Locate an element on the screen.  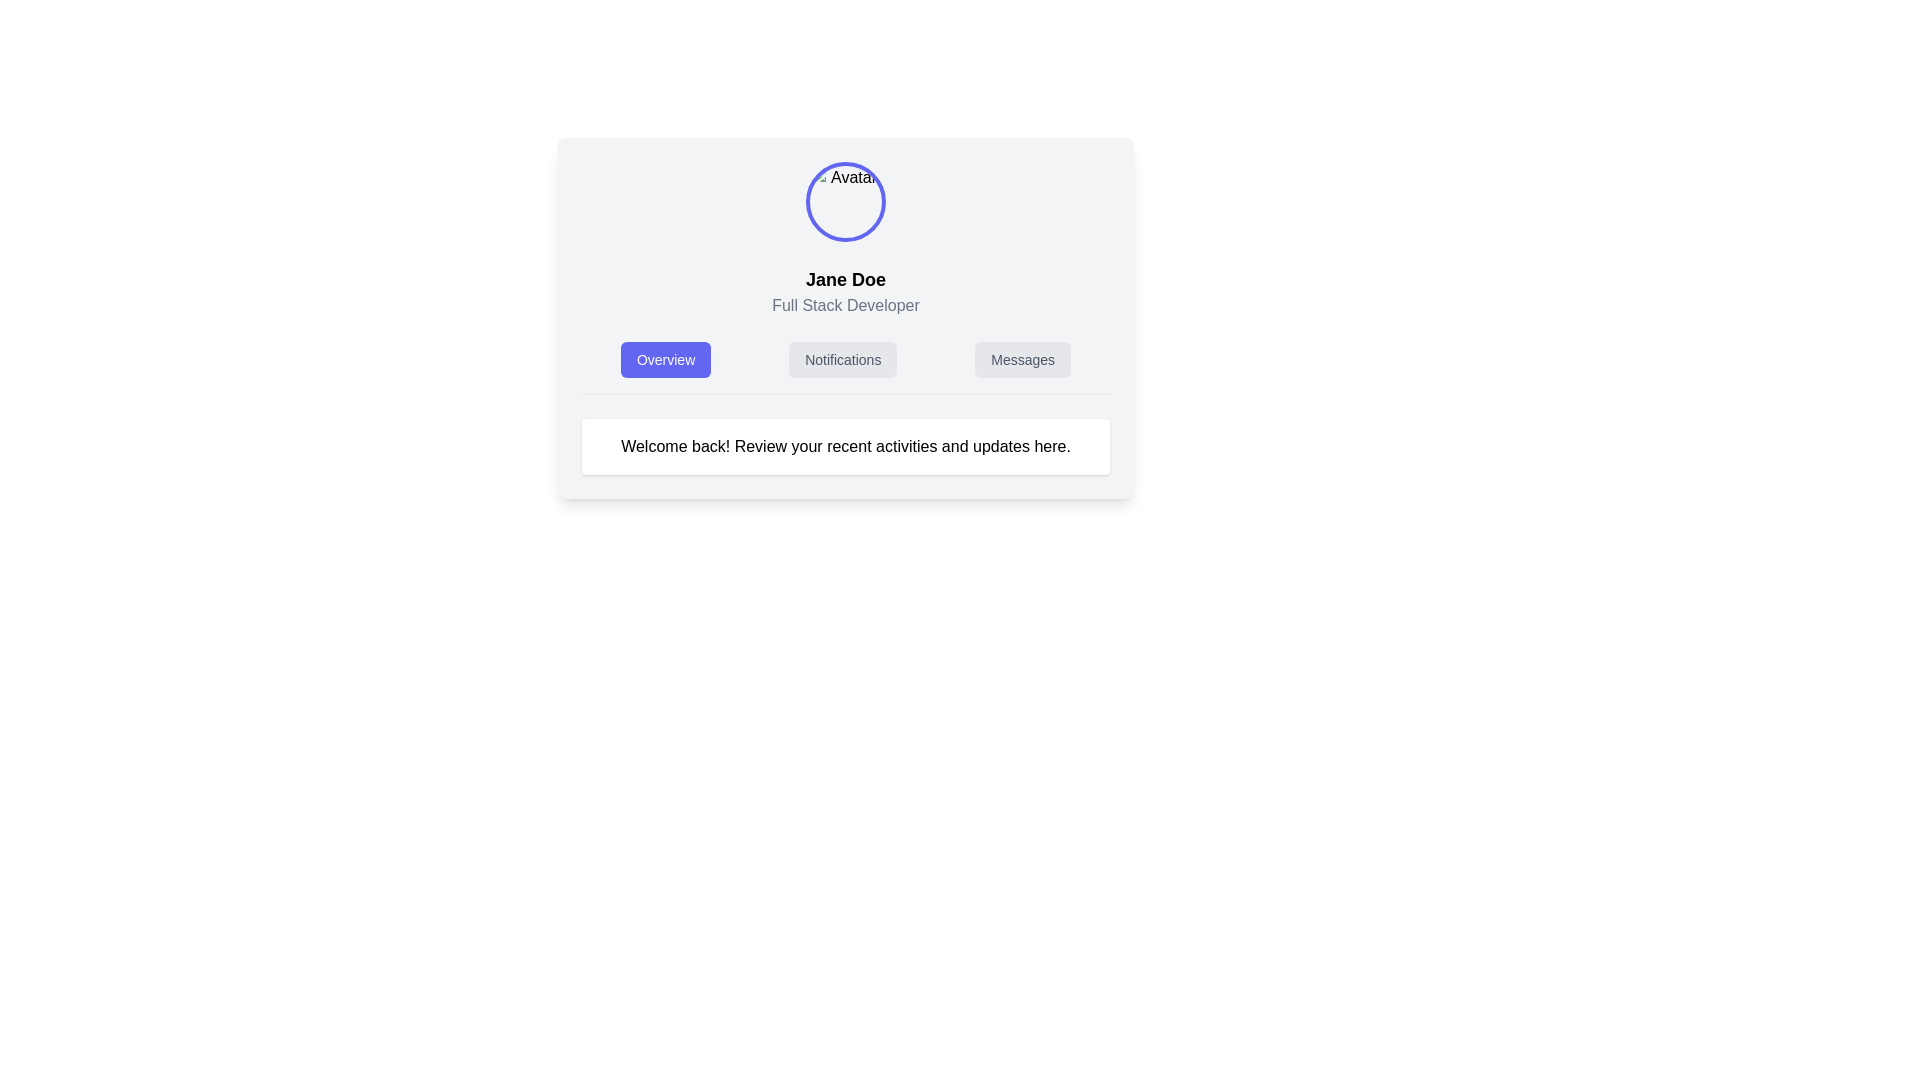
the 'Notifications' button in the navigation bar is located at coordinates (843, 358).